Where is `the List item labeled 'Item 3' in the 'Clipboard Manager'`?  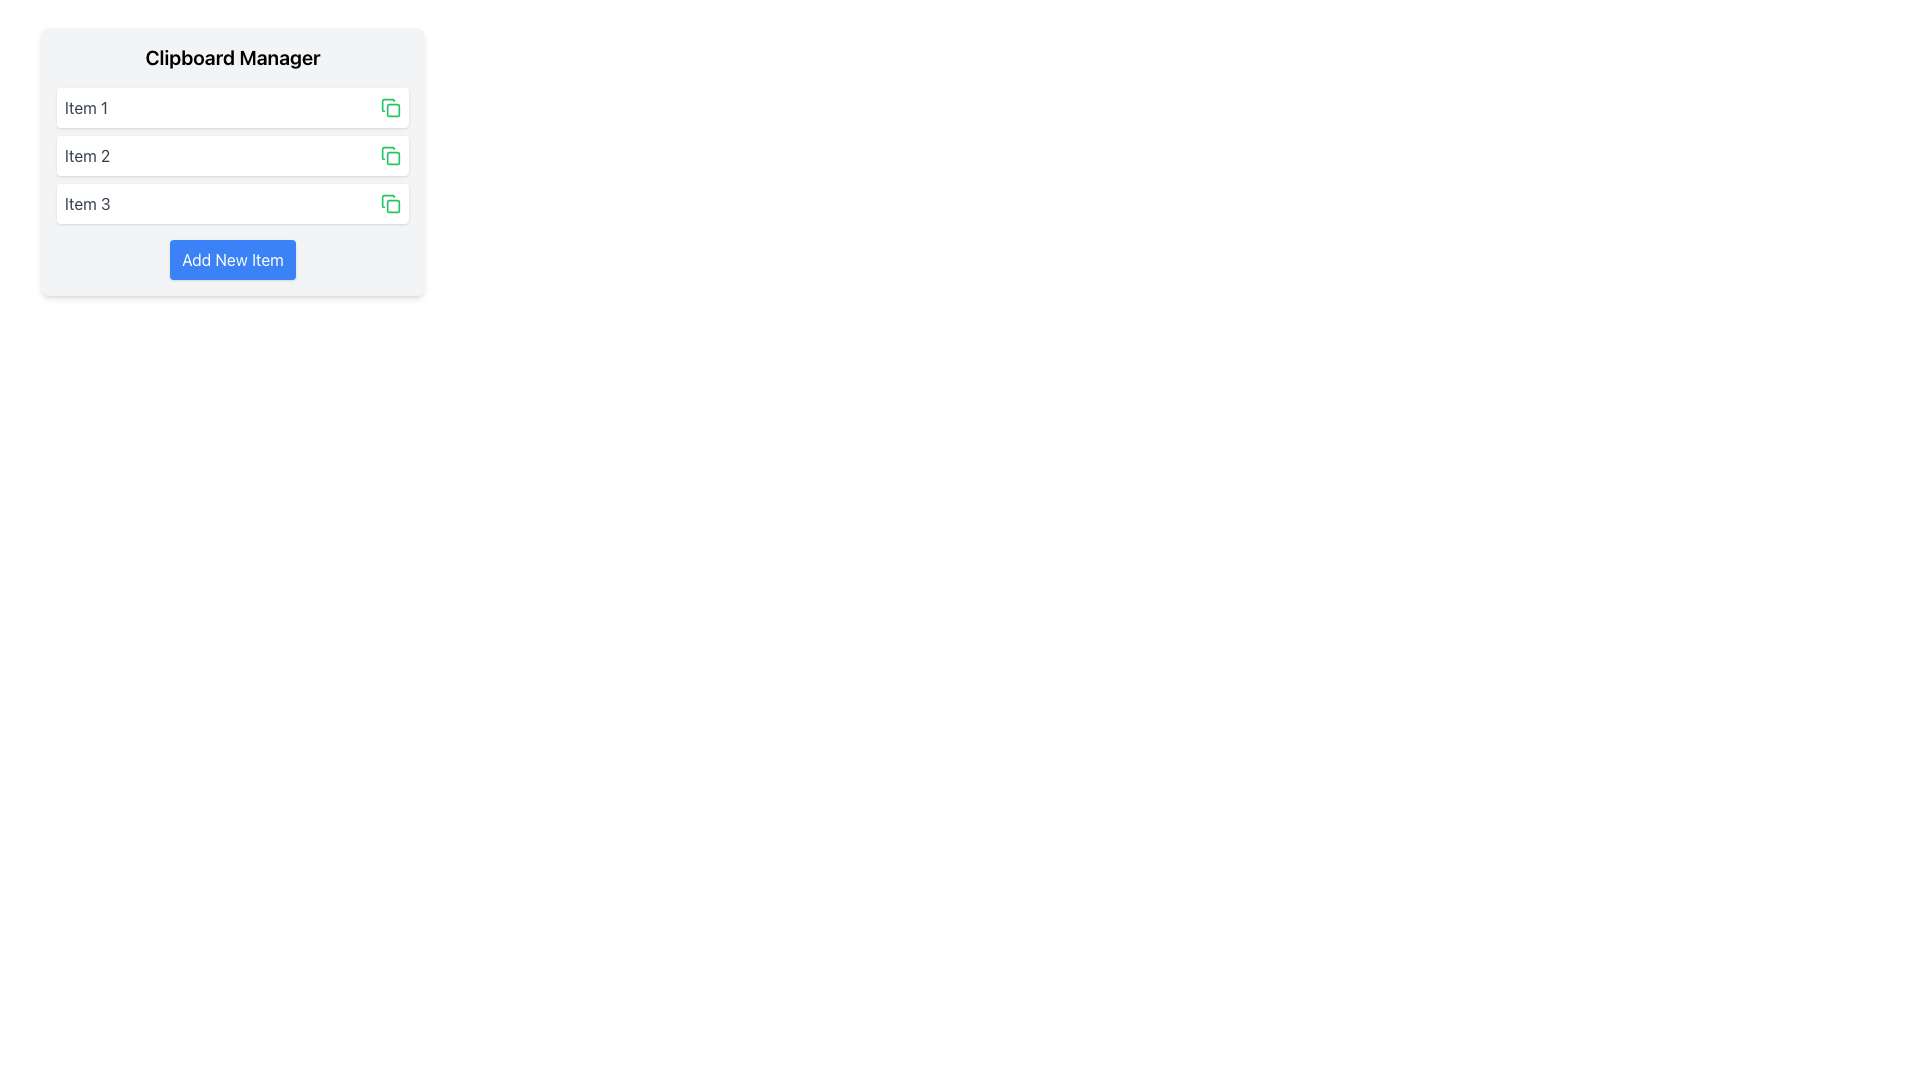 the List item labeled 'Item 3' in the 'Clipboard Manager' is located at coordinates (233, 204).